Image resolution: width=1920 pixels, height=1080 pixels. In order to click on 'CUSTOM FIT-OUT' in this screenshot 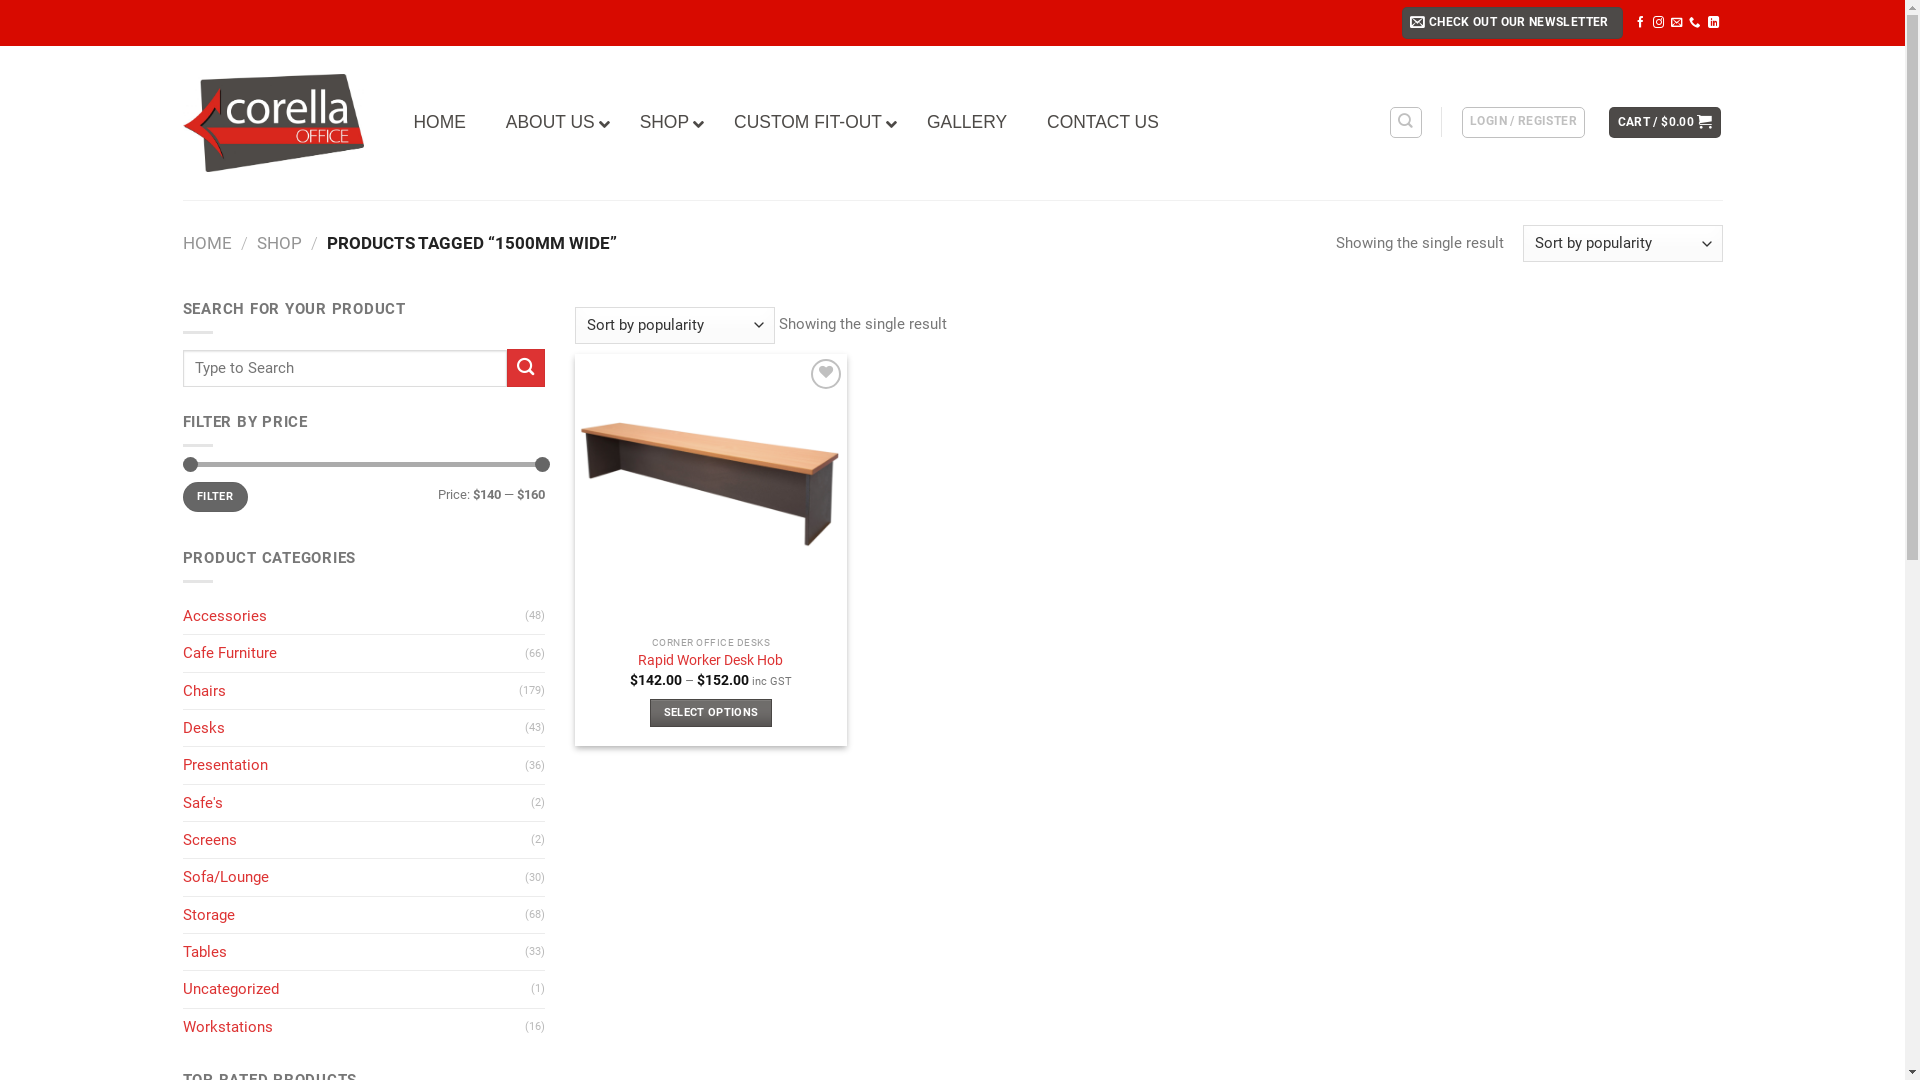, I will do `click(810, 122)`.